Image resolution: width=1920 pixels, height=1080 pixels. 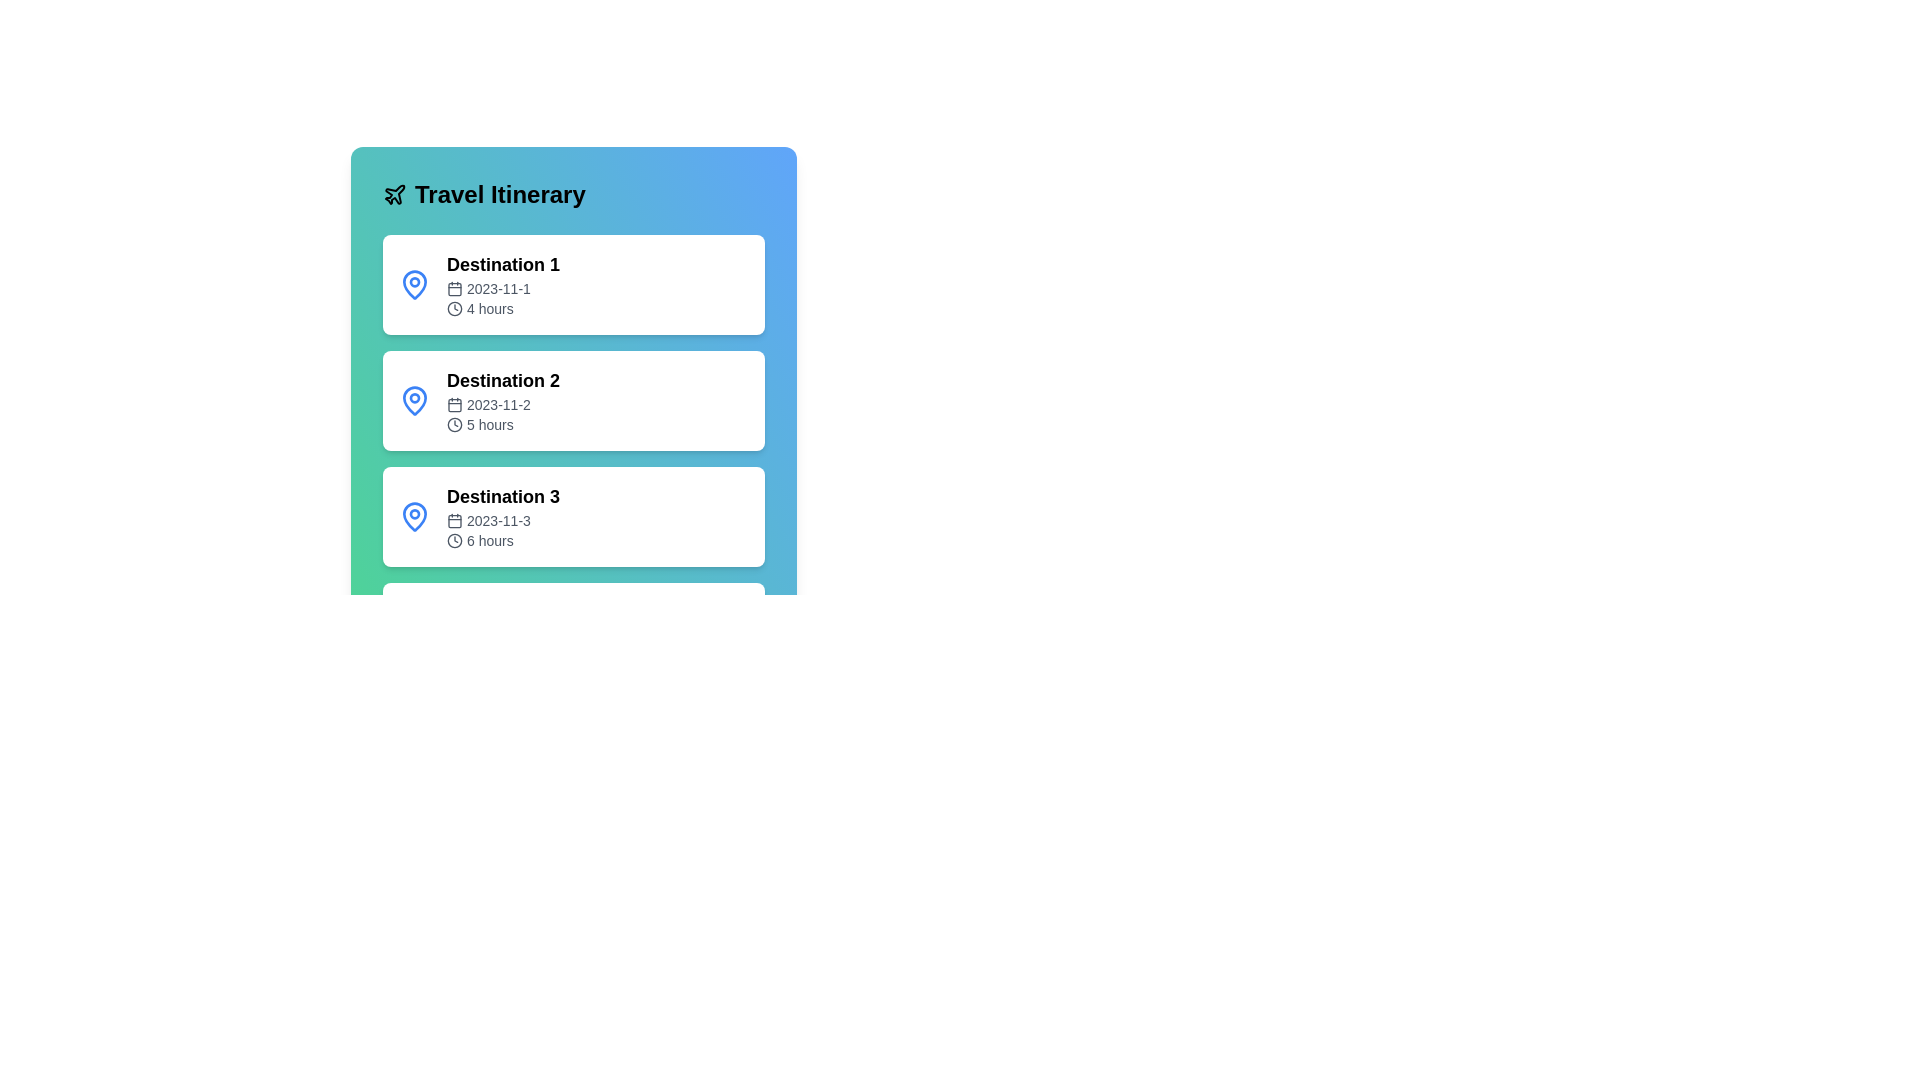 What do you see at coordinates (395, 194) in the screenshot?
I see `the travel itinerary icon graphic (SVG) located near the top-left corner of the content area, adjacent to the 'Travel Itinerary' title text` at bounding box center [395, 194].